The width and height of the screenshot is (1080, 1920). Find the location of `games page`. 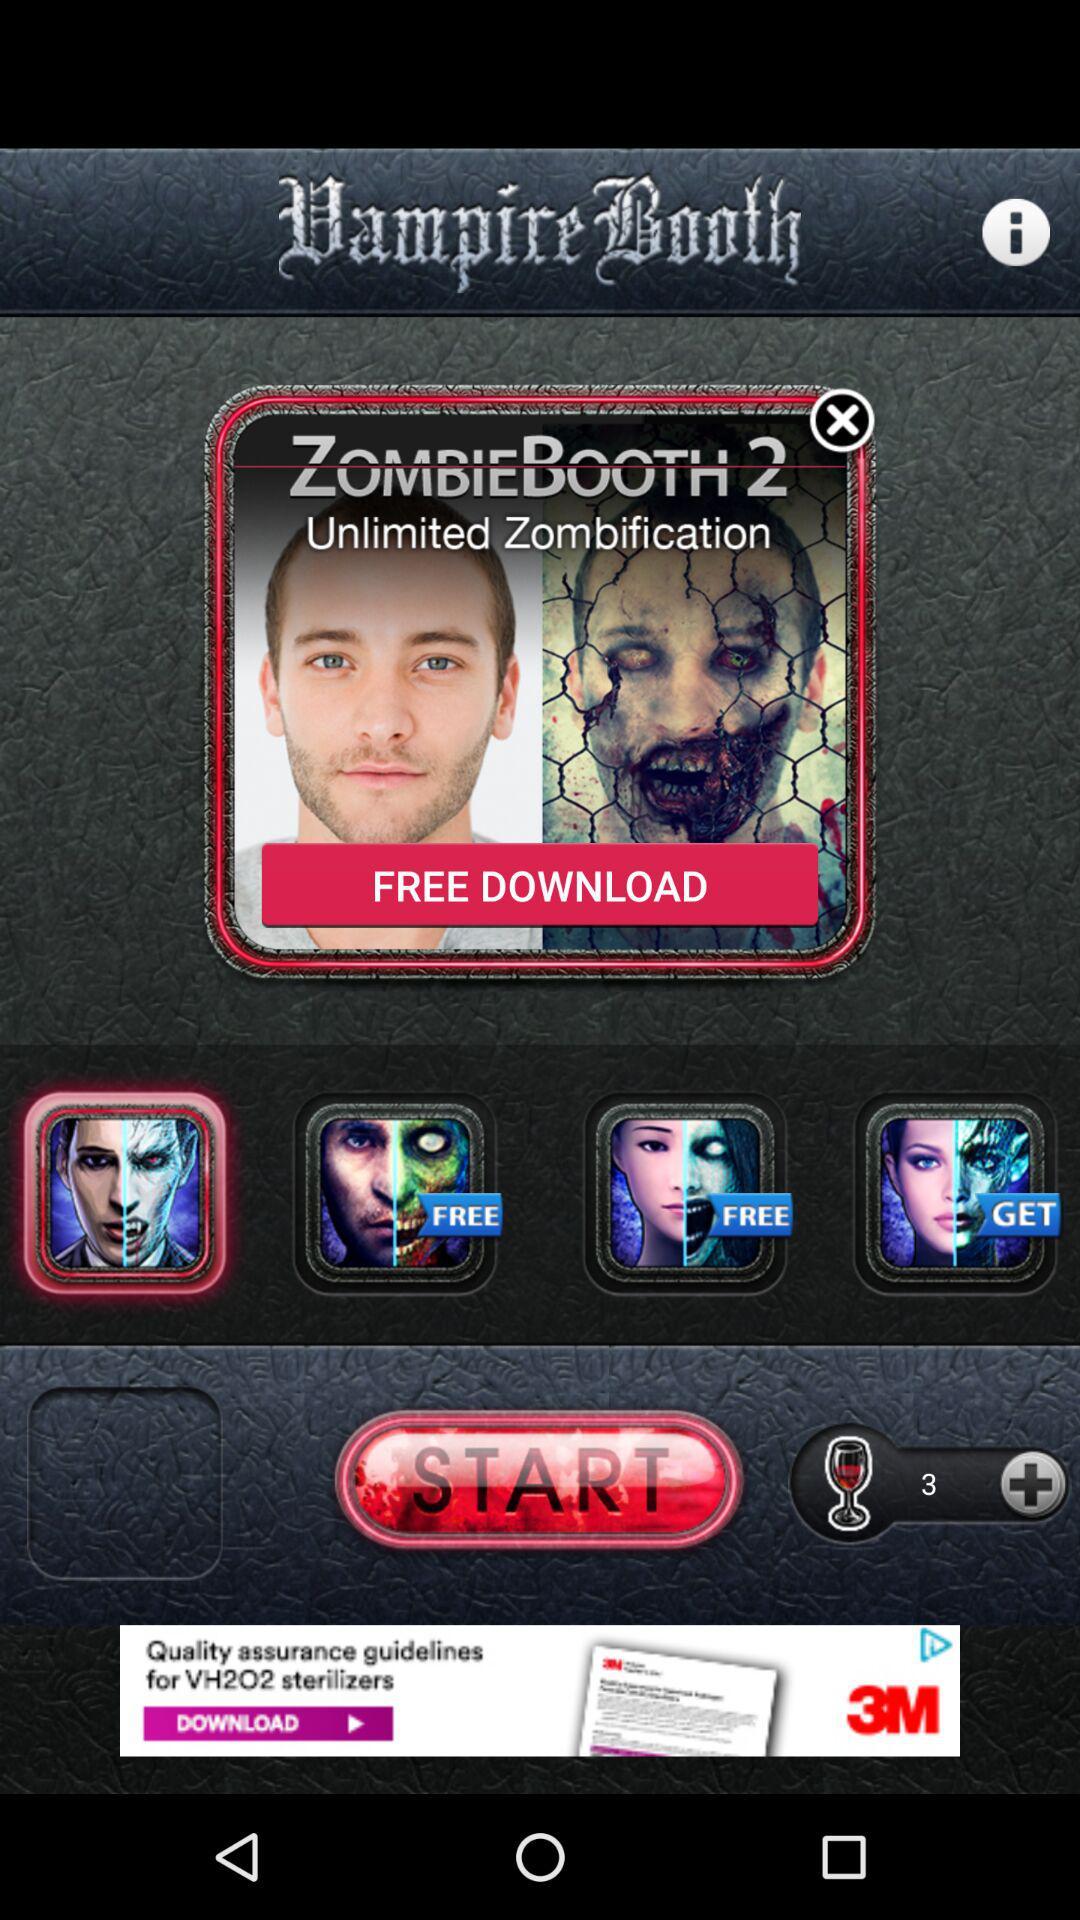

games page is located at coordinates (954, 1192).